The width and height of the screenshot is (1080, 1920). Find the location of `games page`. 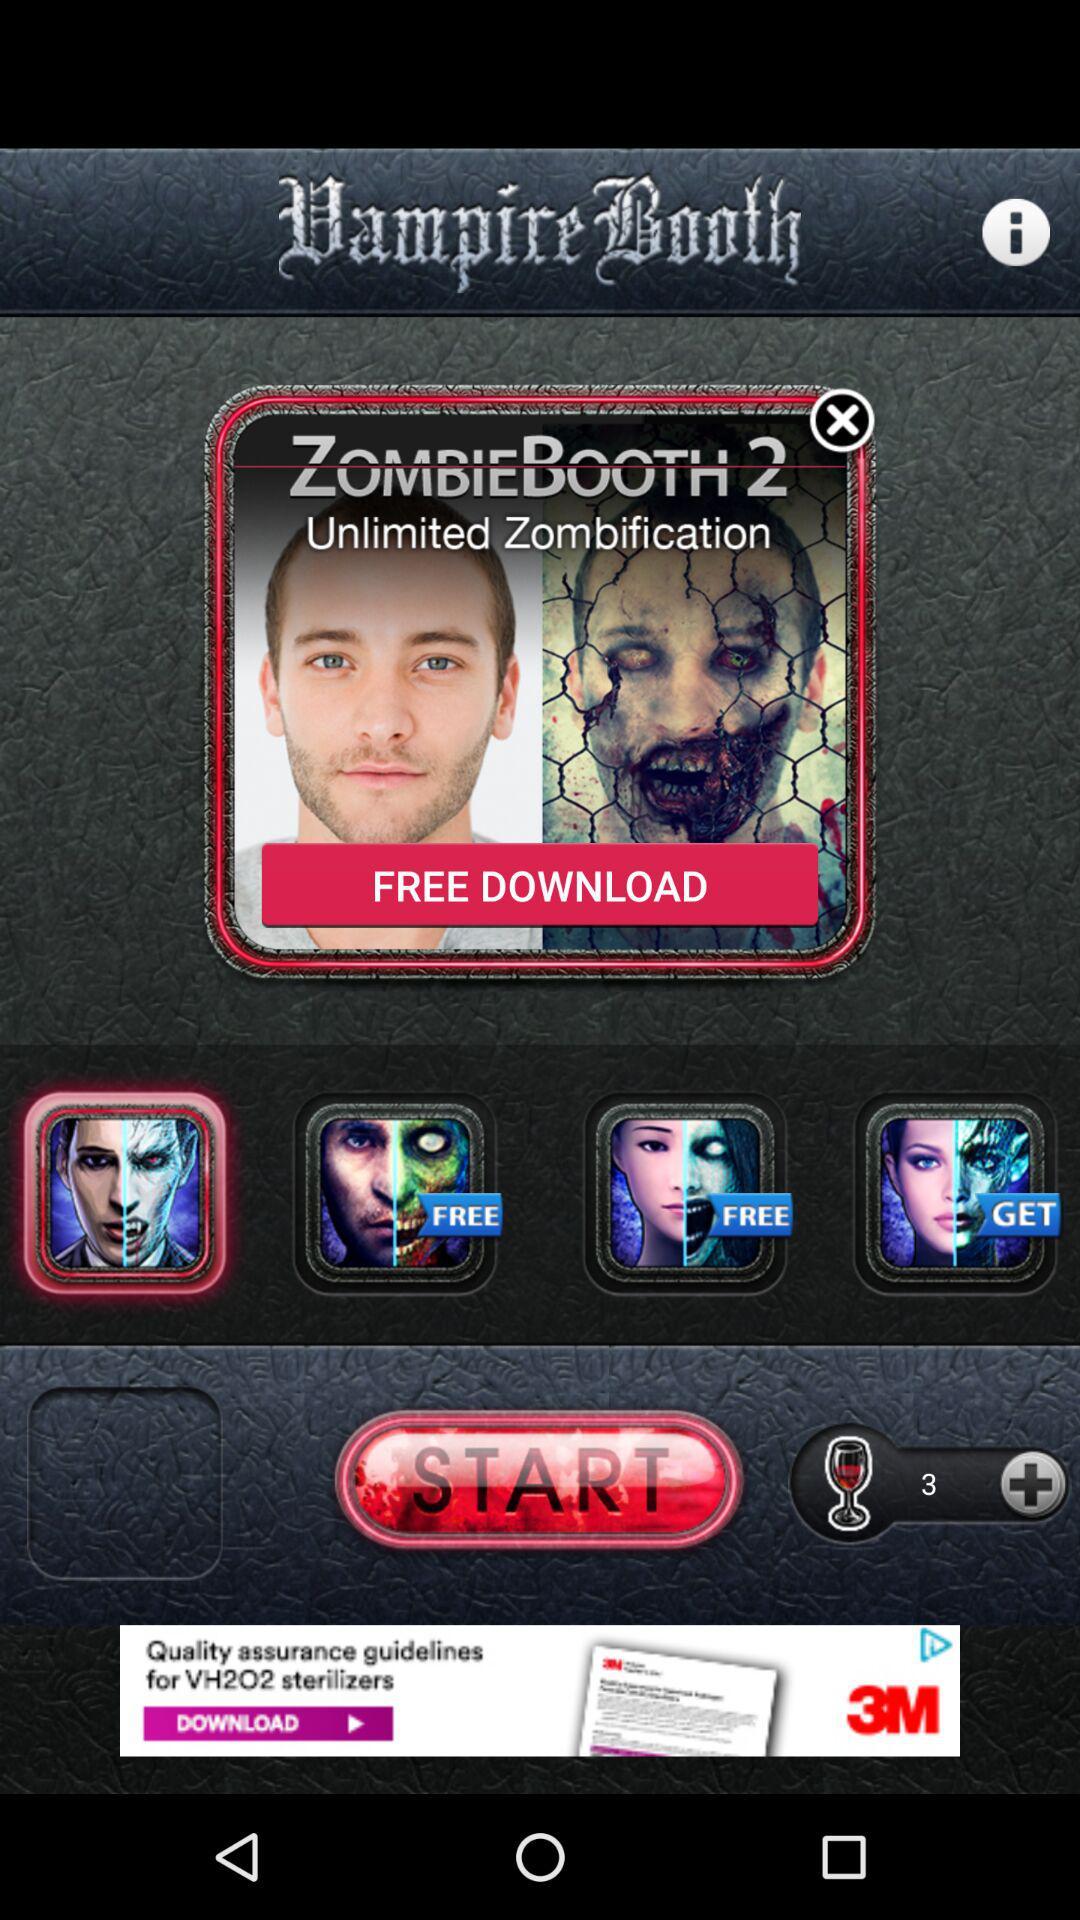

games page is located at coordinates (954, 1192).